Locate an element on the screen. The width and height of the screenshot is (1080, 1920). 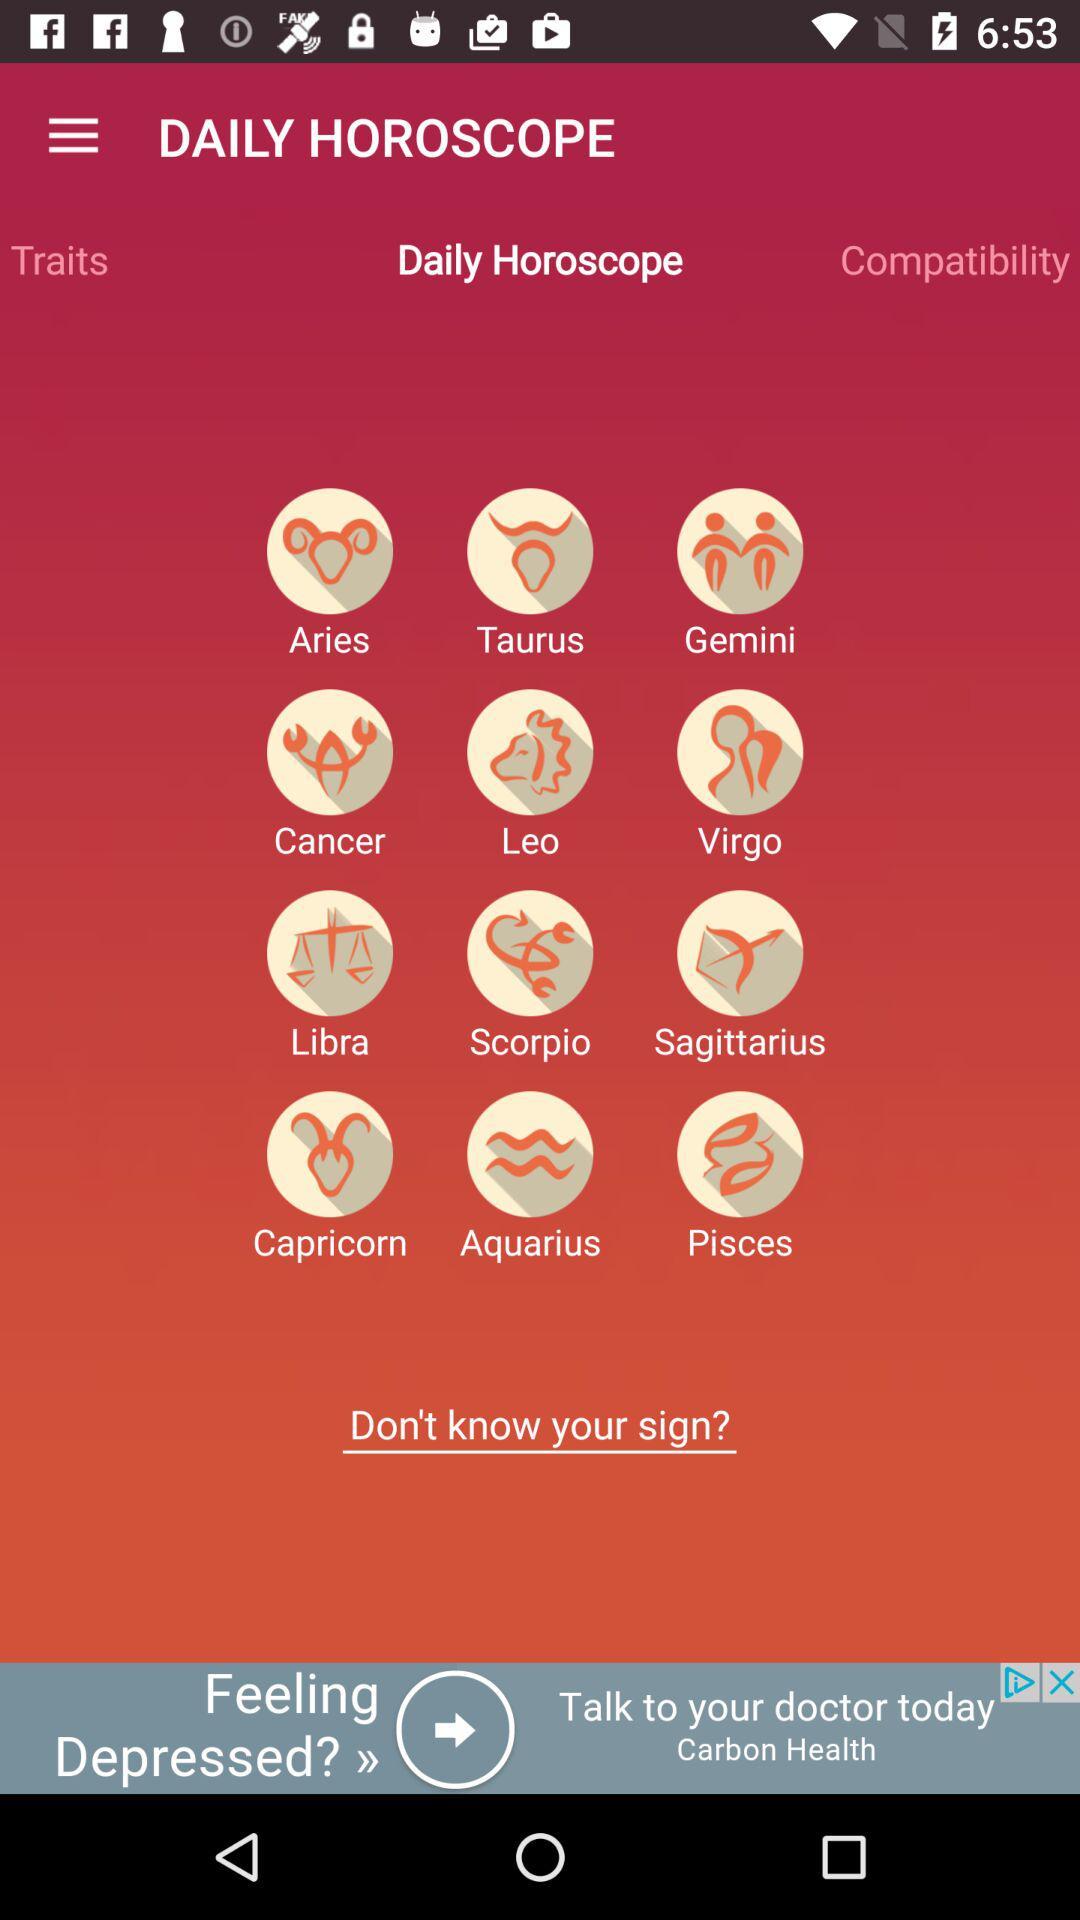
the favorite icon is located at coordinates (717, 573).